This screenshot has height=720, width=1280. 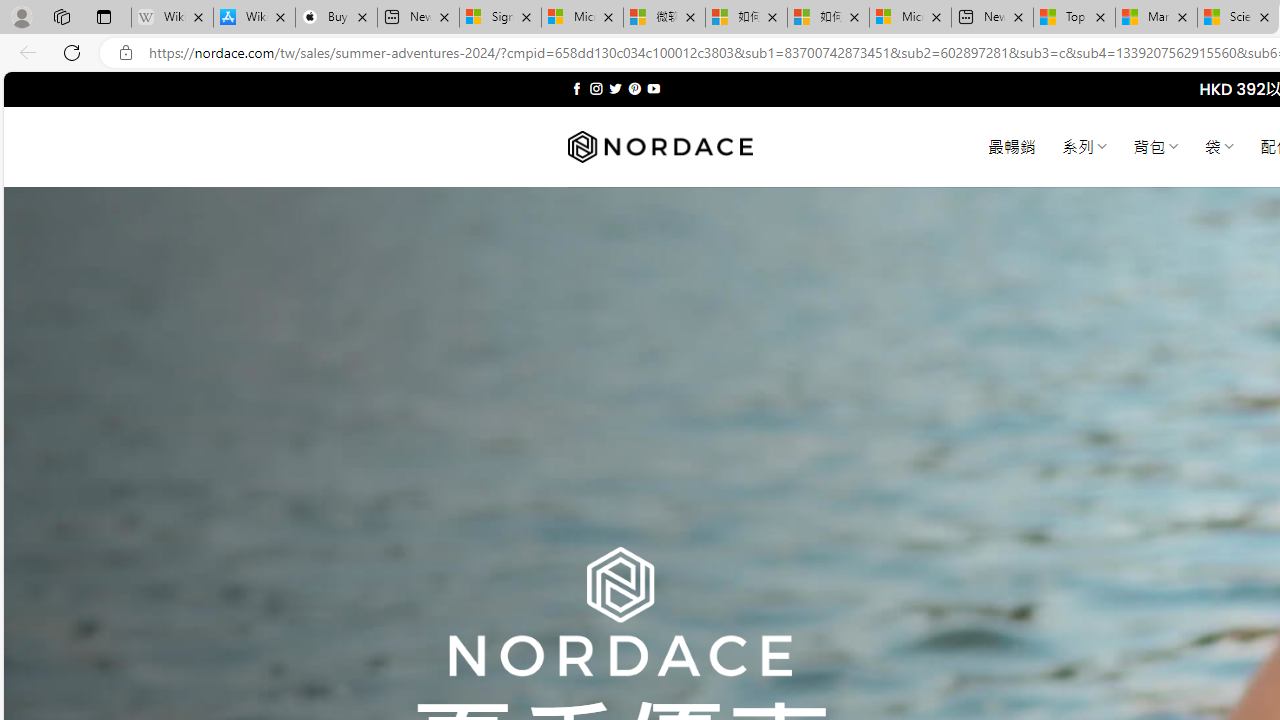 What do you see at coordinates (1073, 17) in the screenshot?
I see `'Top Stories - MSN'` at bounding box center [1073, 17].